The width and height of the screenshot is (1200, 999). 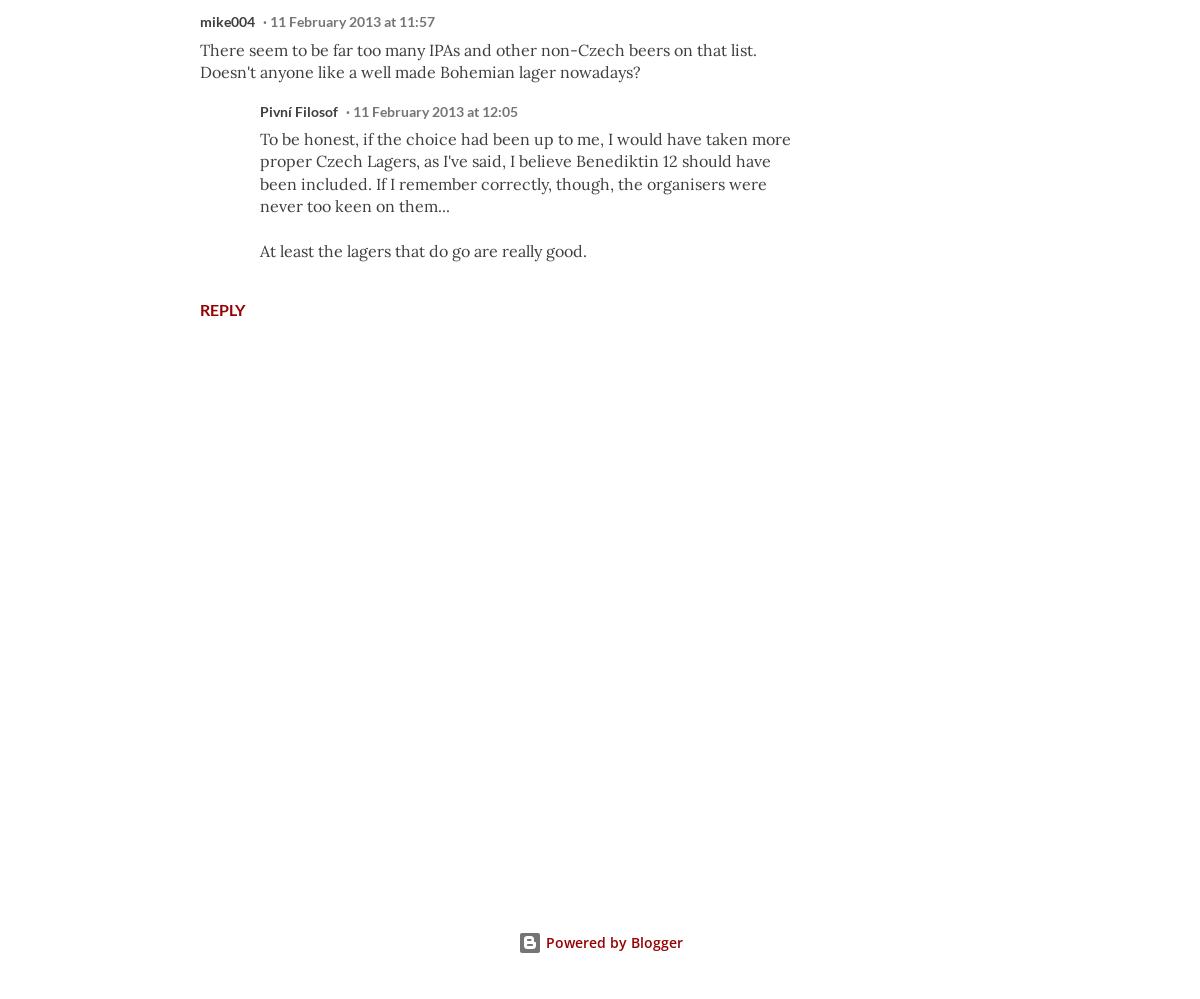 I want to click on 'mike004', so click(x=199, y=21).